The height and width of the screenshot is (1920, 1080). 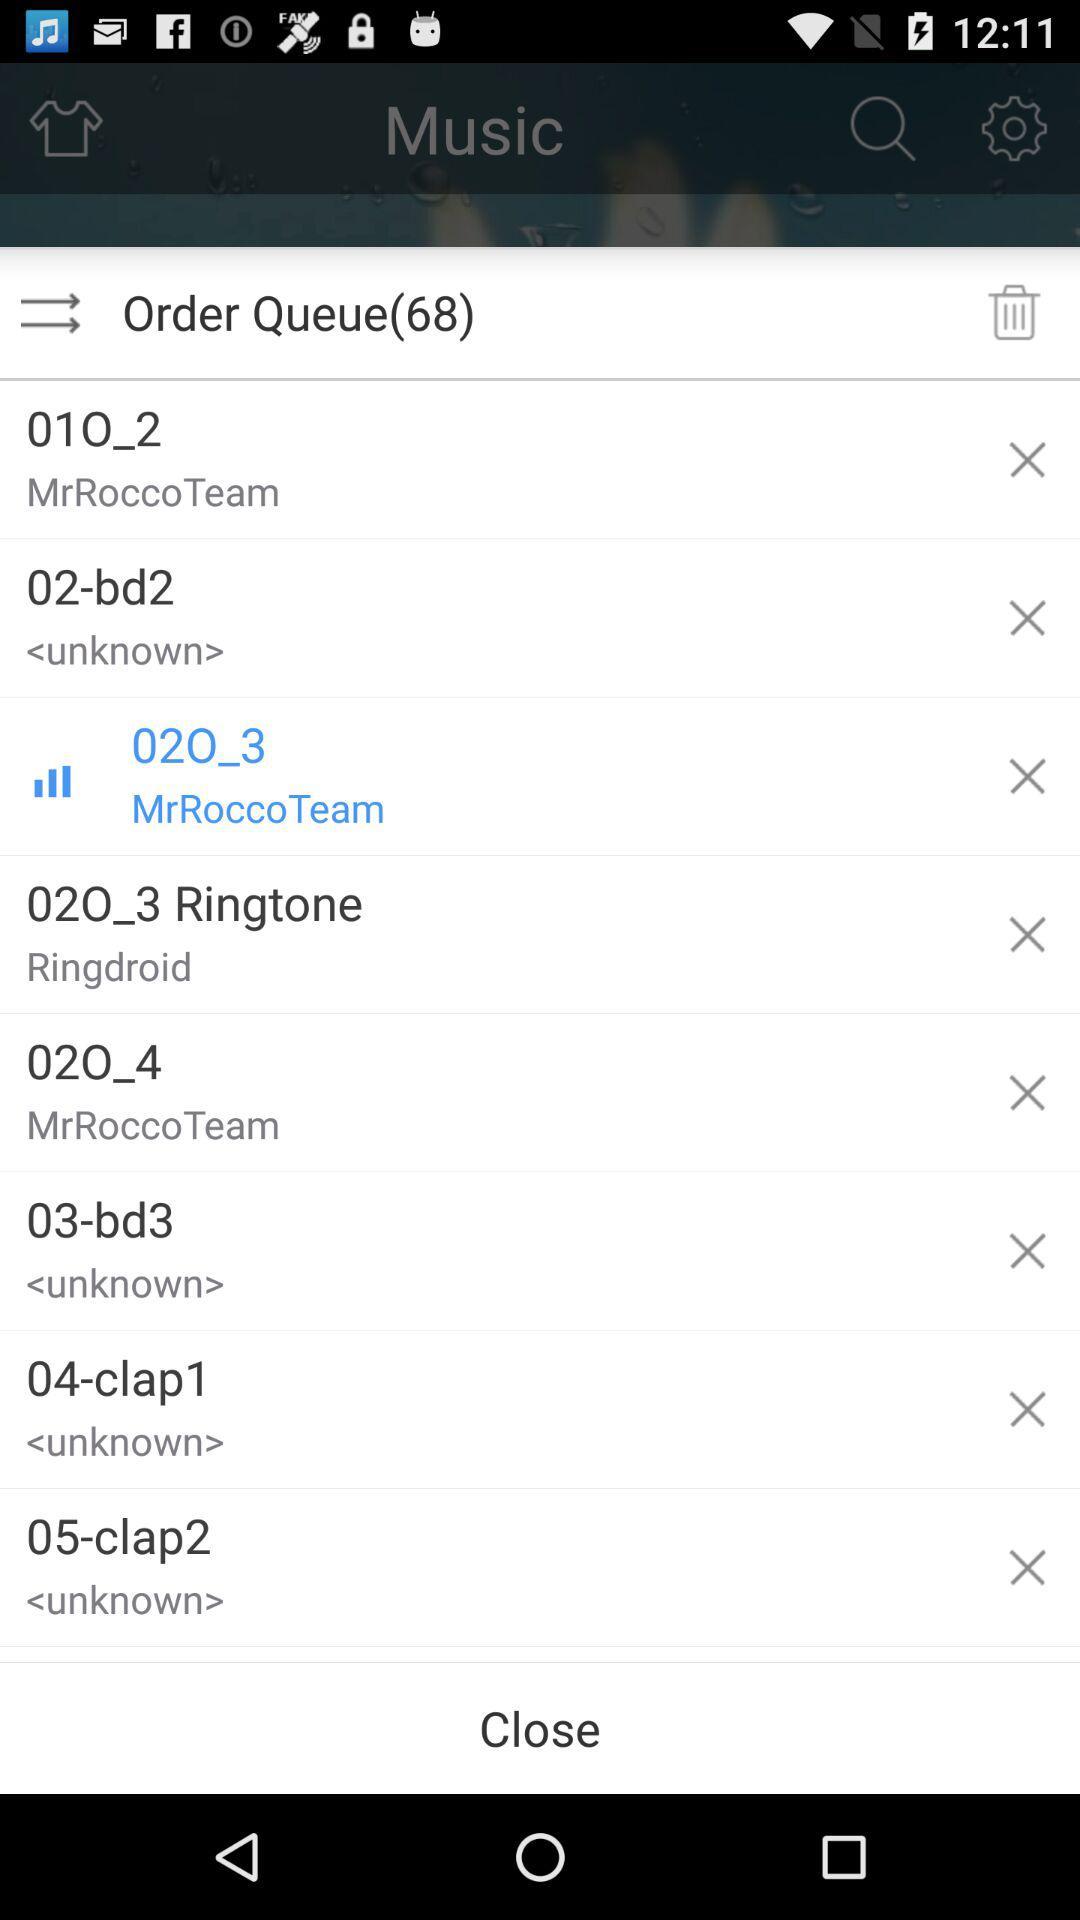 I want to click on 02-bd2 app, so click(x=487, y=577).